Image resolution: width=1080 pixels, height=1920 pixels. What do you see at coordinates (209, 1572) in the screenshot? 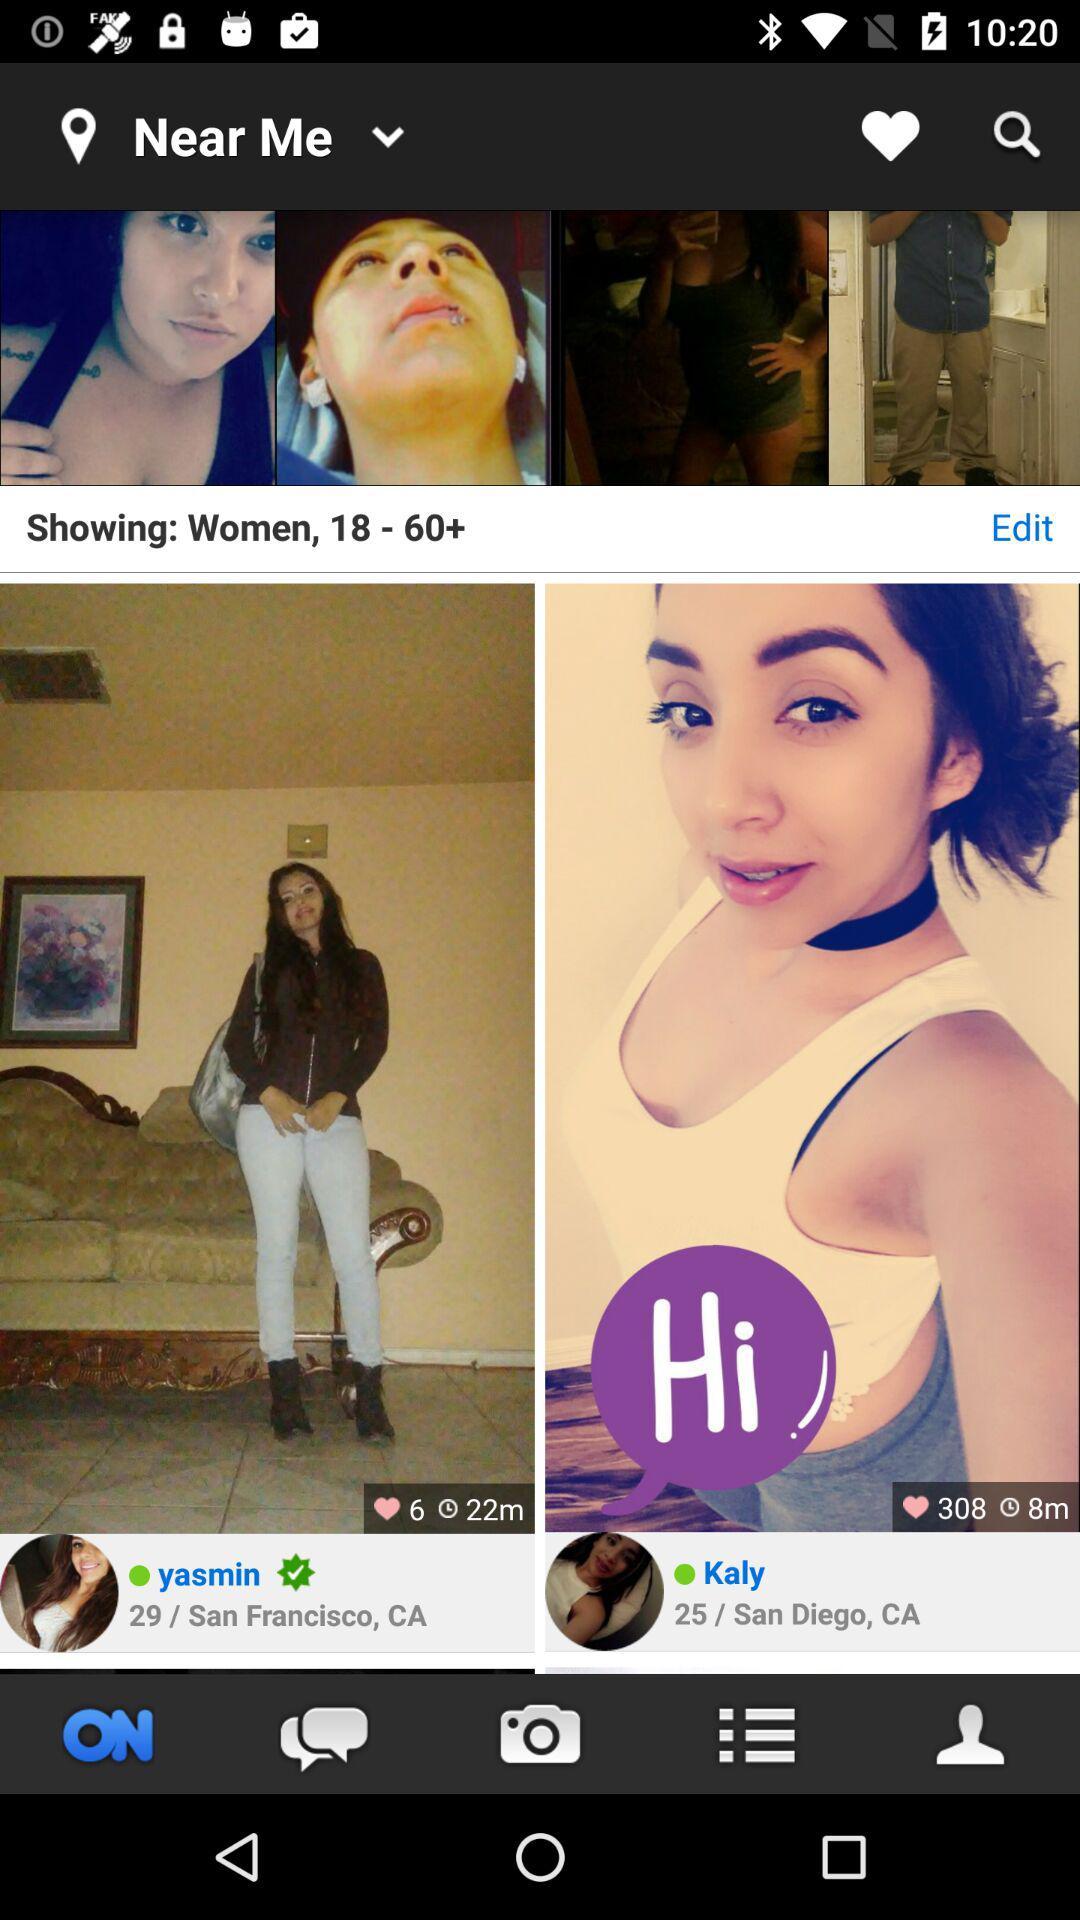
I see `the item above the 29 san francisco item` at bounding box center [209, 1572].